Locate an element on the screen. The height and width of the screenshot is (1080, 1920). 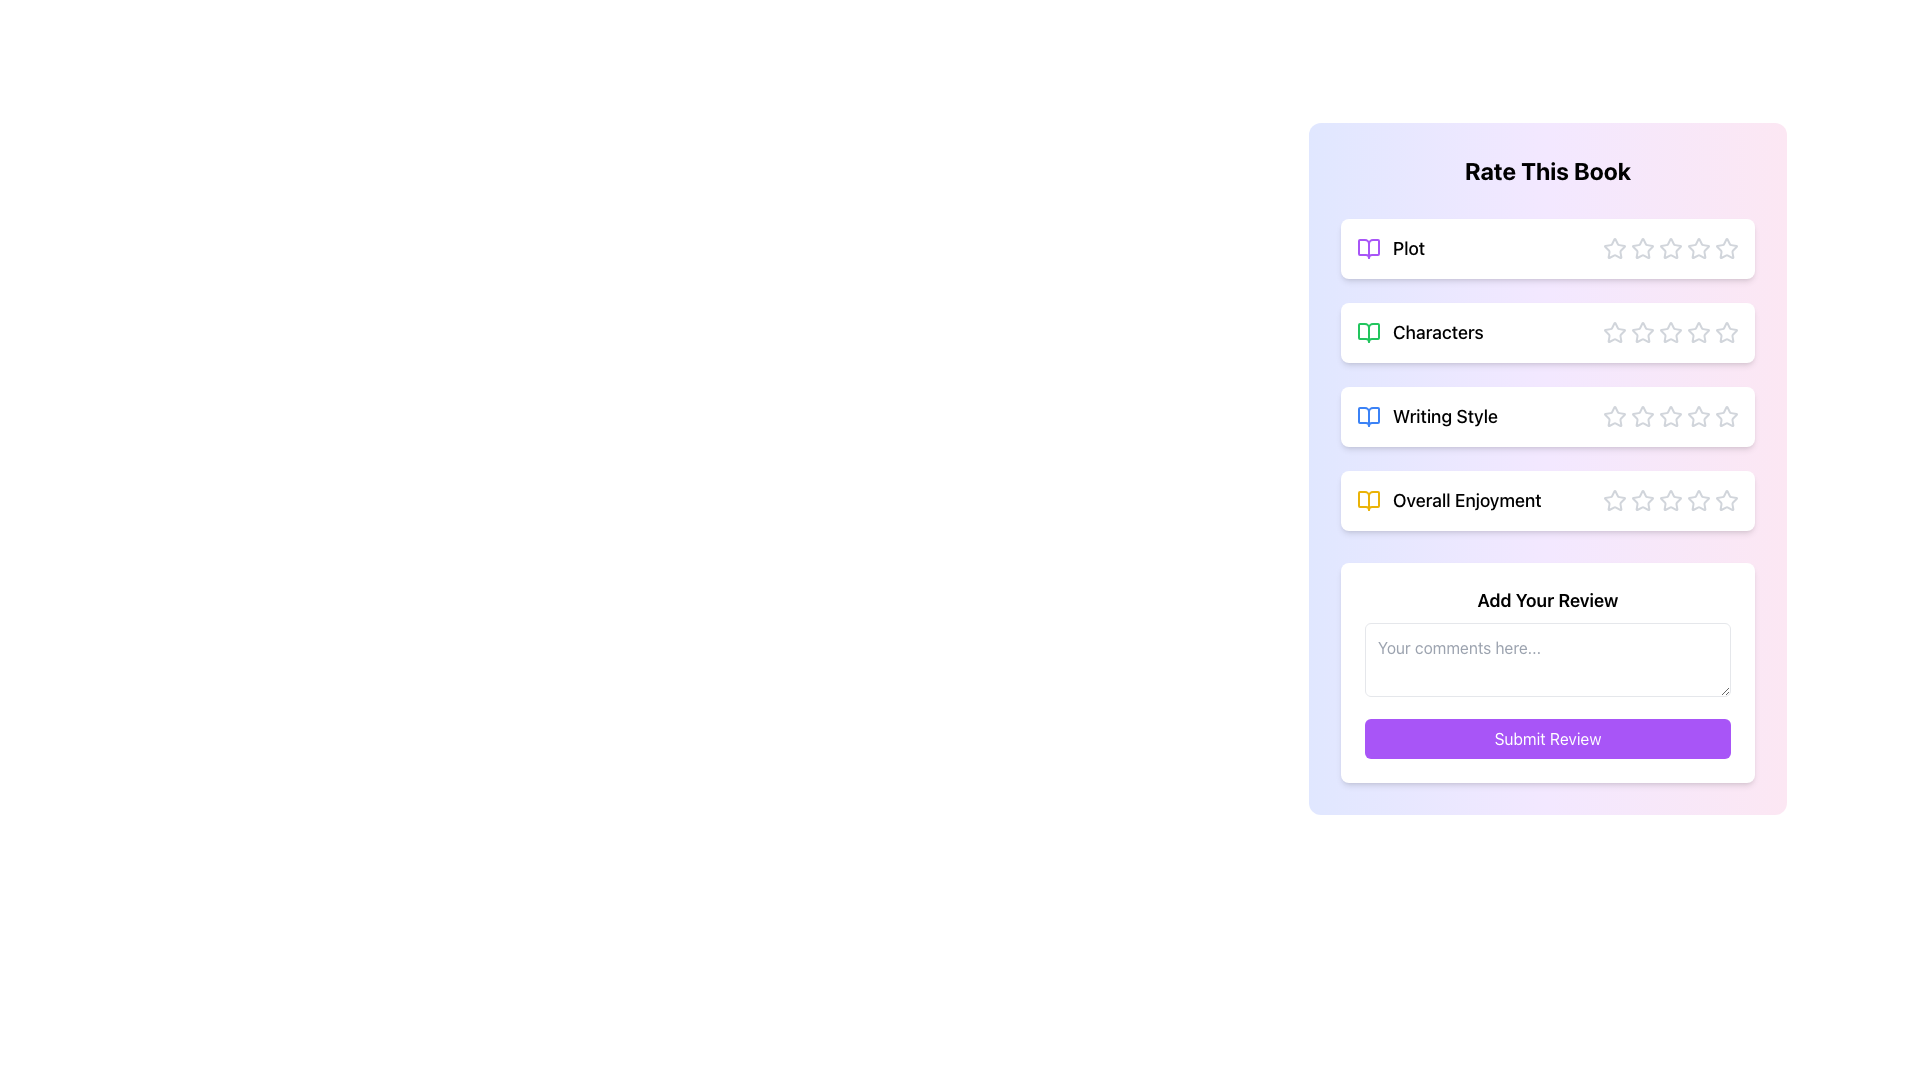
the 'Overall Enjoyment' label that describes the category for rating a book, which is located between the 'Writing Style' row and the star rating controls is located at coordinates (1449, 500).